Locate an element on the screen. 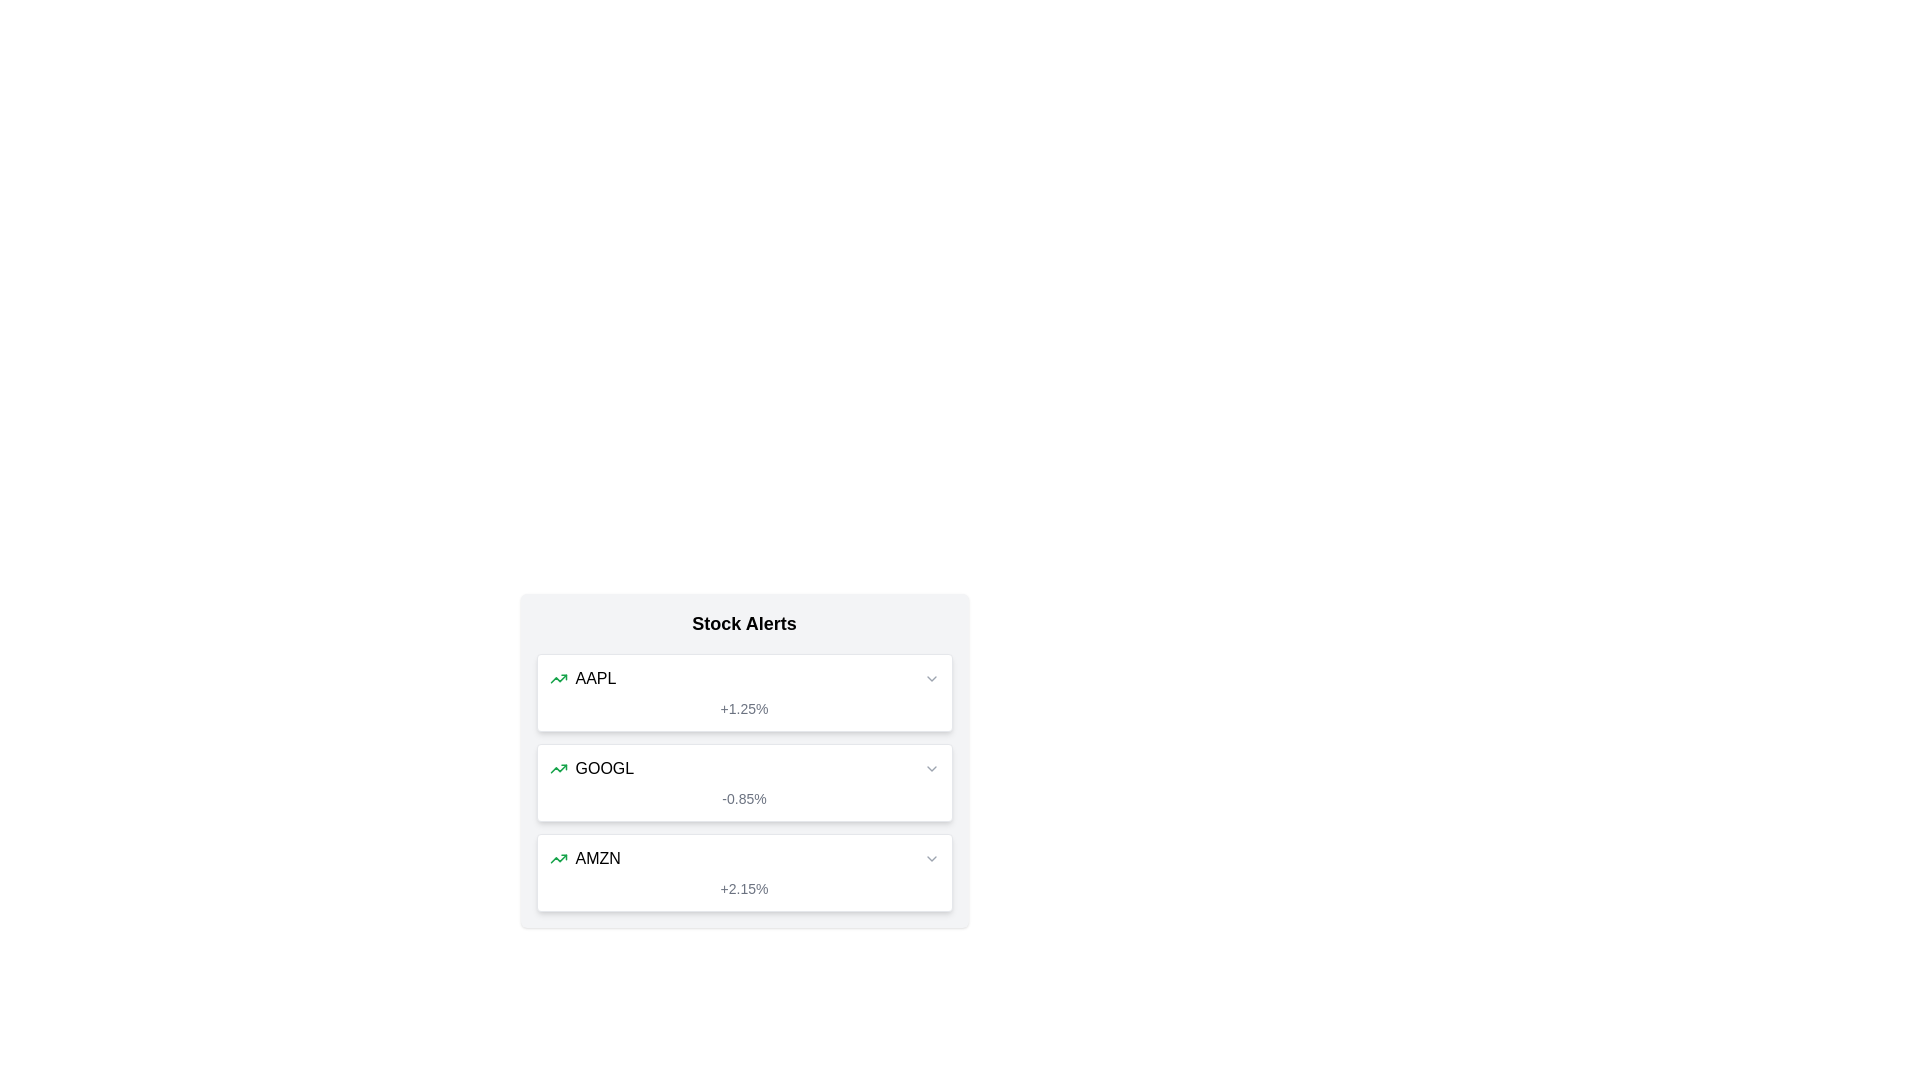 The image size is (1920, 1080). the dropdown toggle button, which is a small downward-pointing arrow styled in gray, located at the far-right side of the middle row in the 'Stock Alerts' section, adjacent to the 'GOOGL' label is located at coordinates (930, 767).